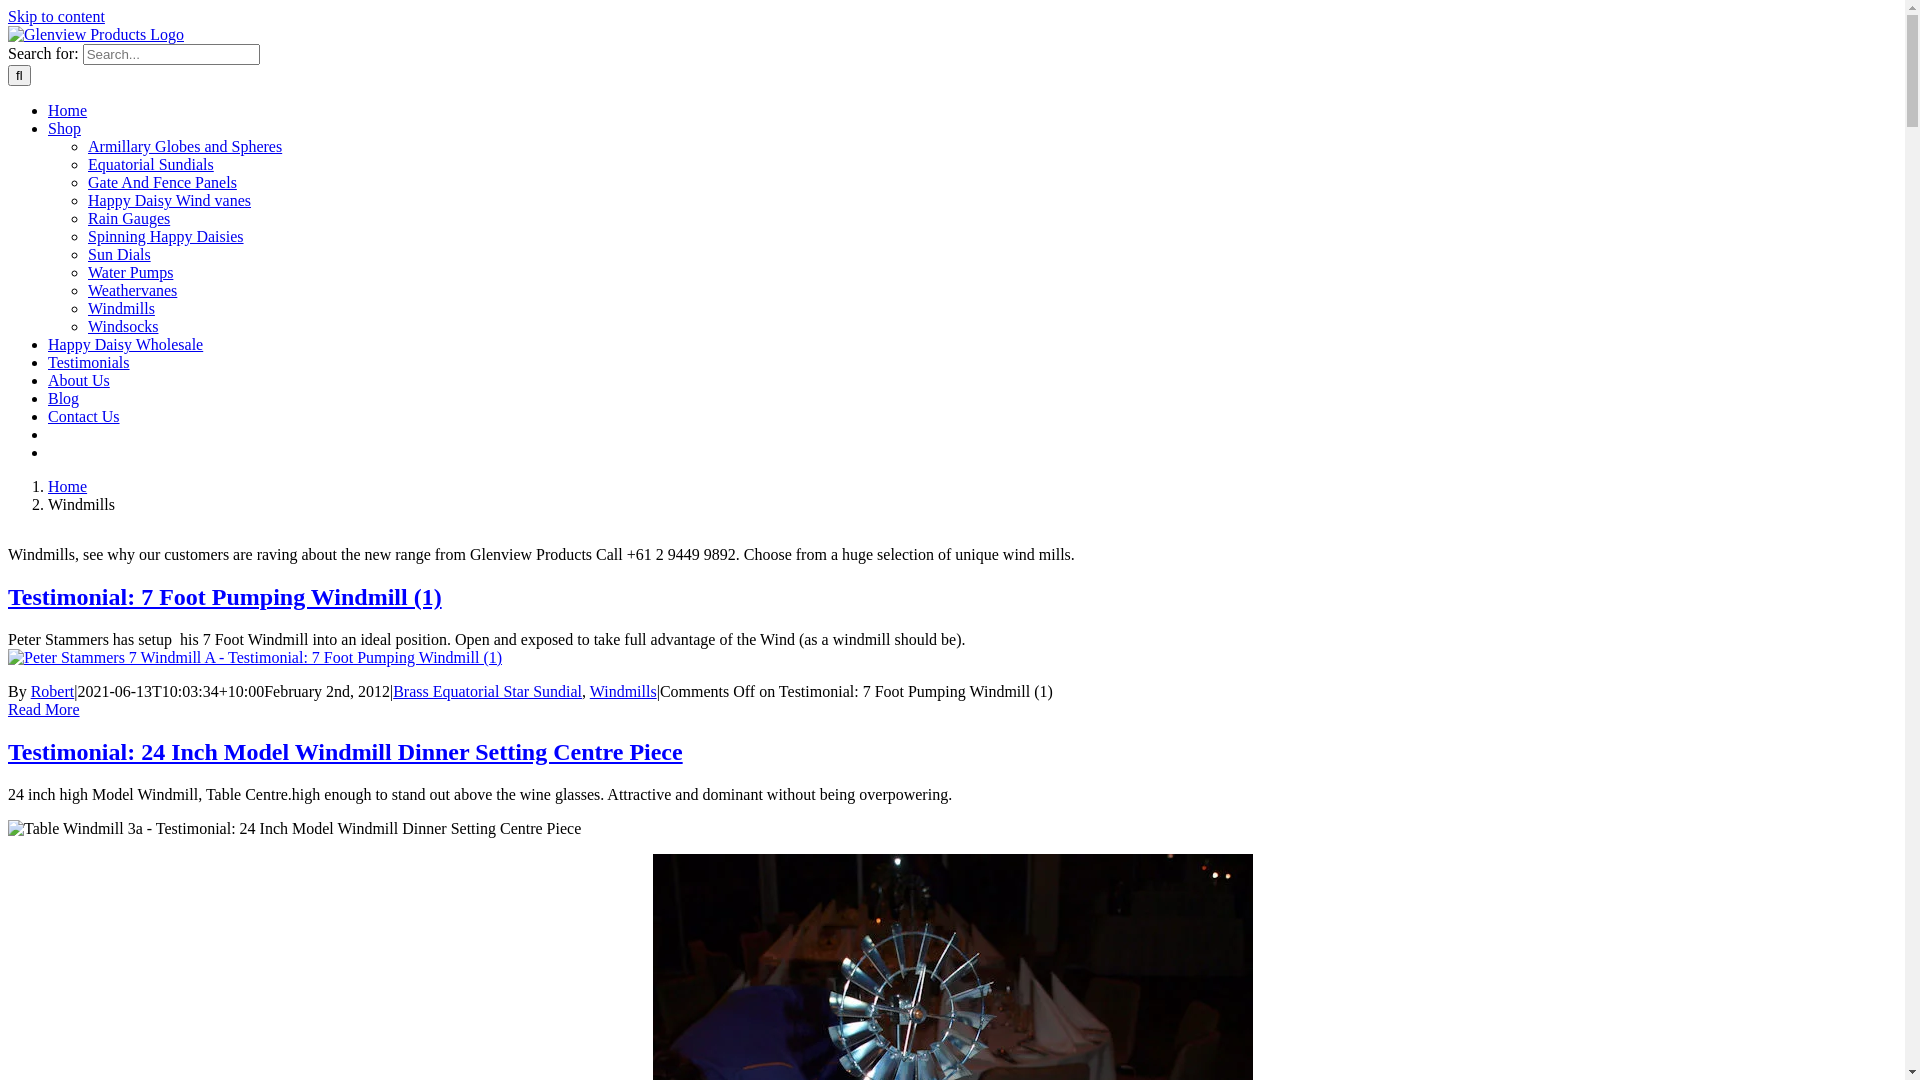 Image resolution: width=1920 pixels, height=1080 pixels. What do you see at coordinates (128, 218) in the screenshot?
I see `'Rain Gauges'` at bounding box center [128, 218].